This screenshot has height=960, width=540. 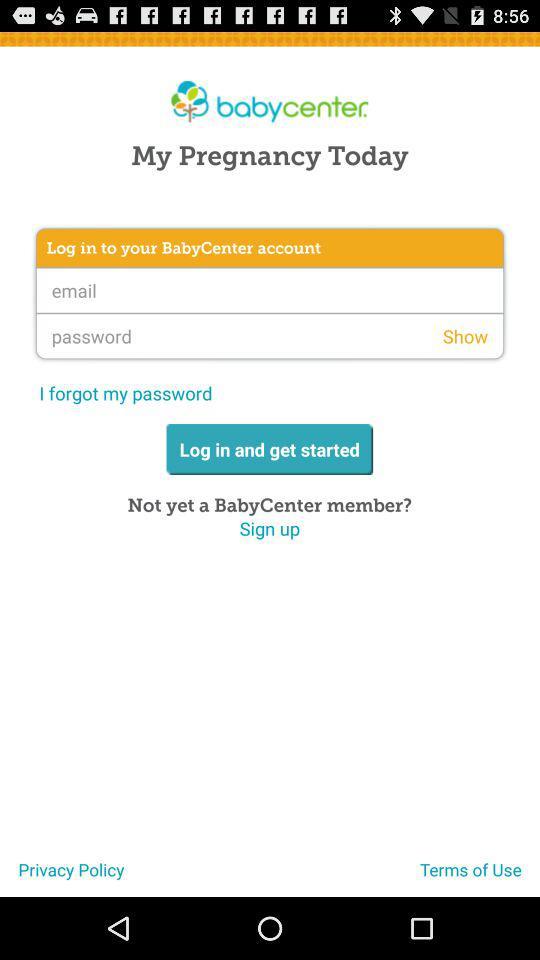 I want to click on insert email, so click(x=270, y=289).